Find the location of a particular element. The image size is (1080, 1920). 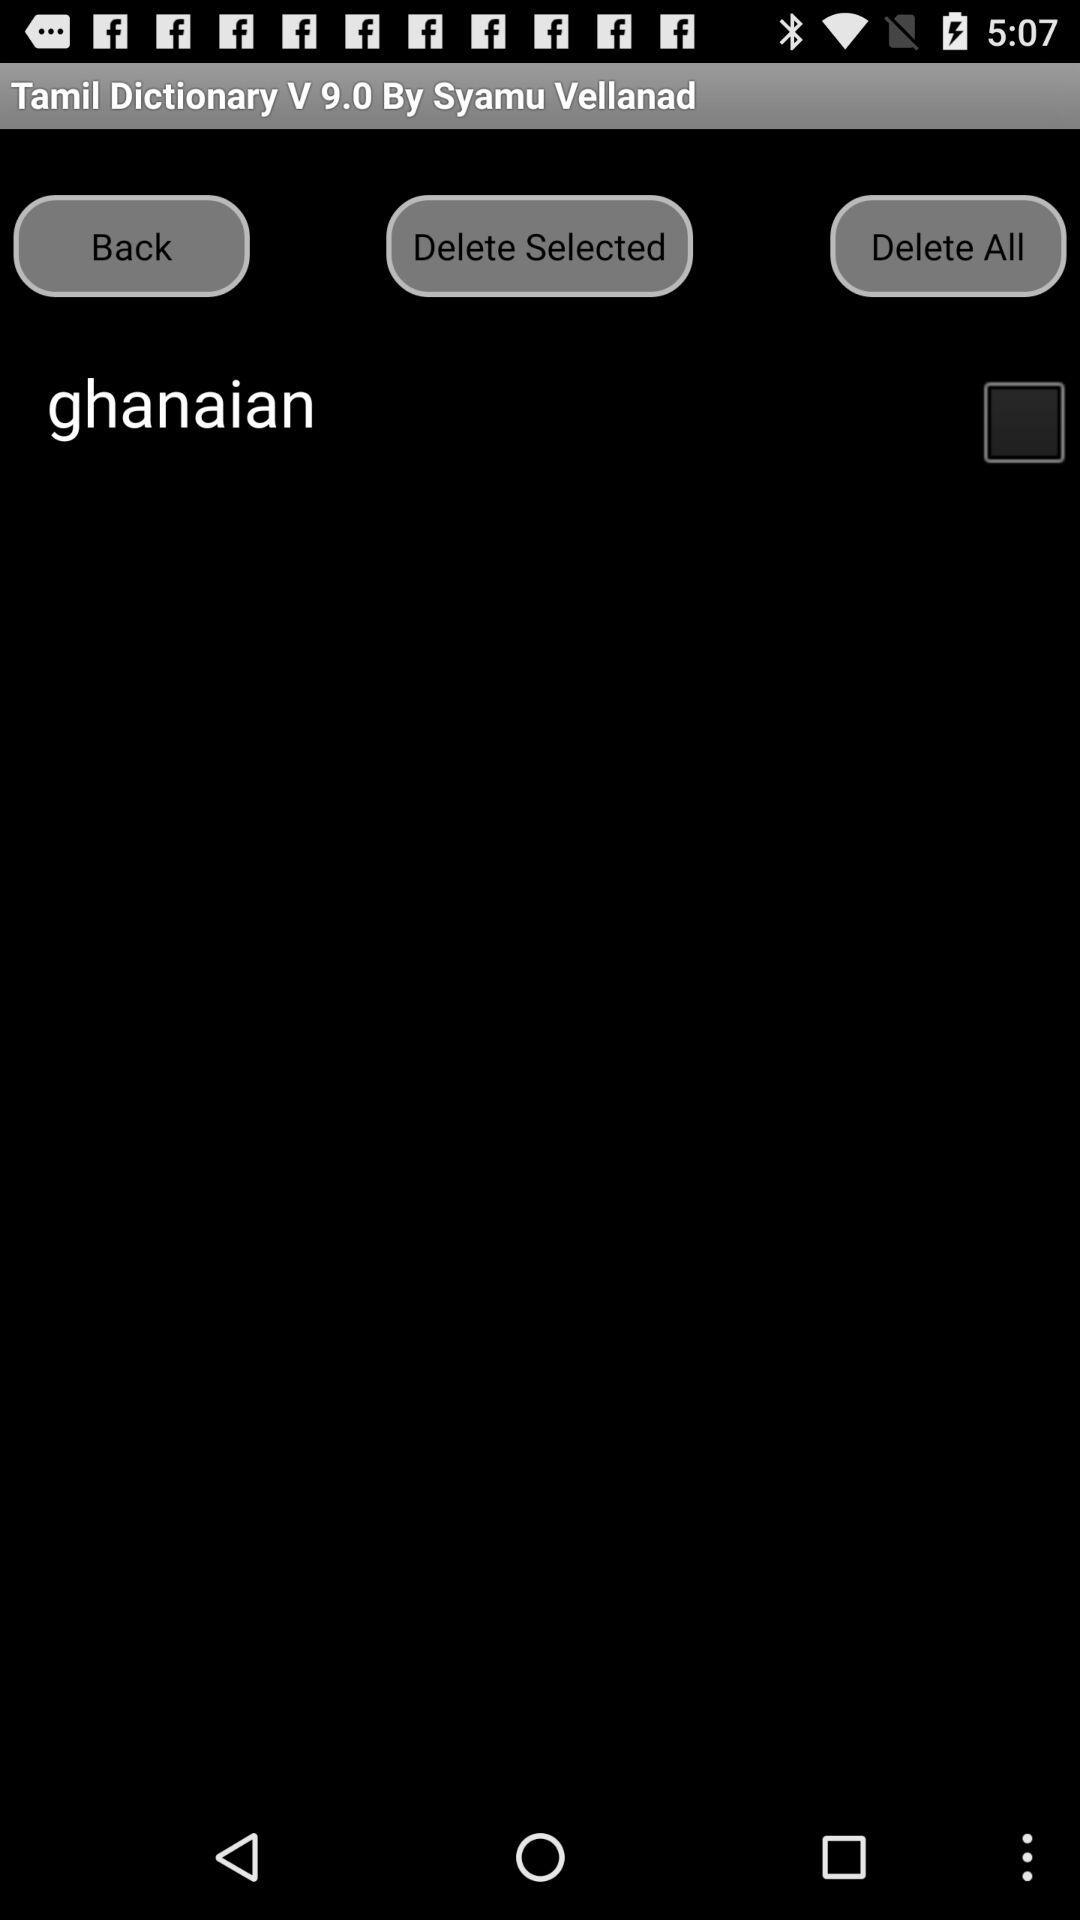

the delete selected is located at coordinates (538, 244).